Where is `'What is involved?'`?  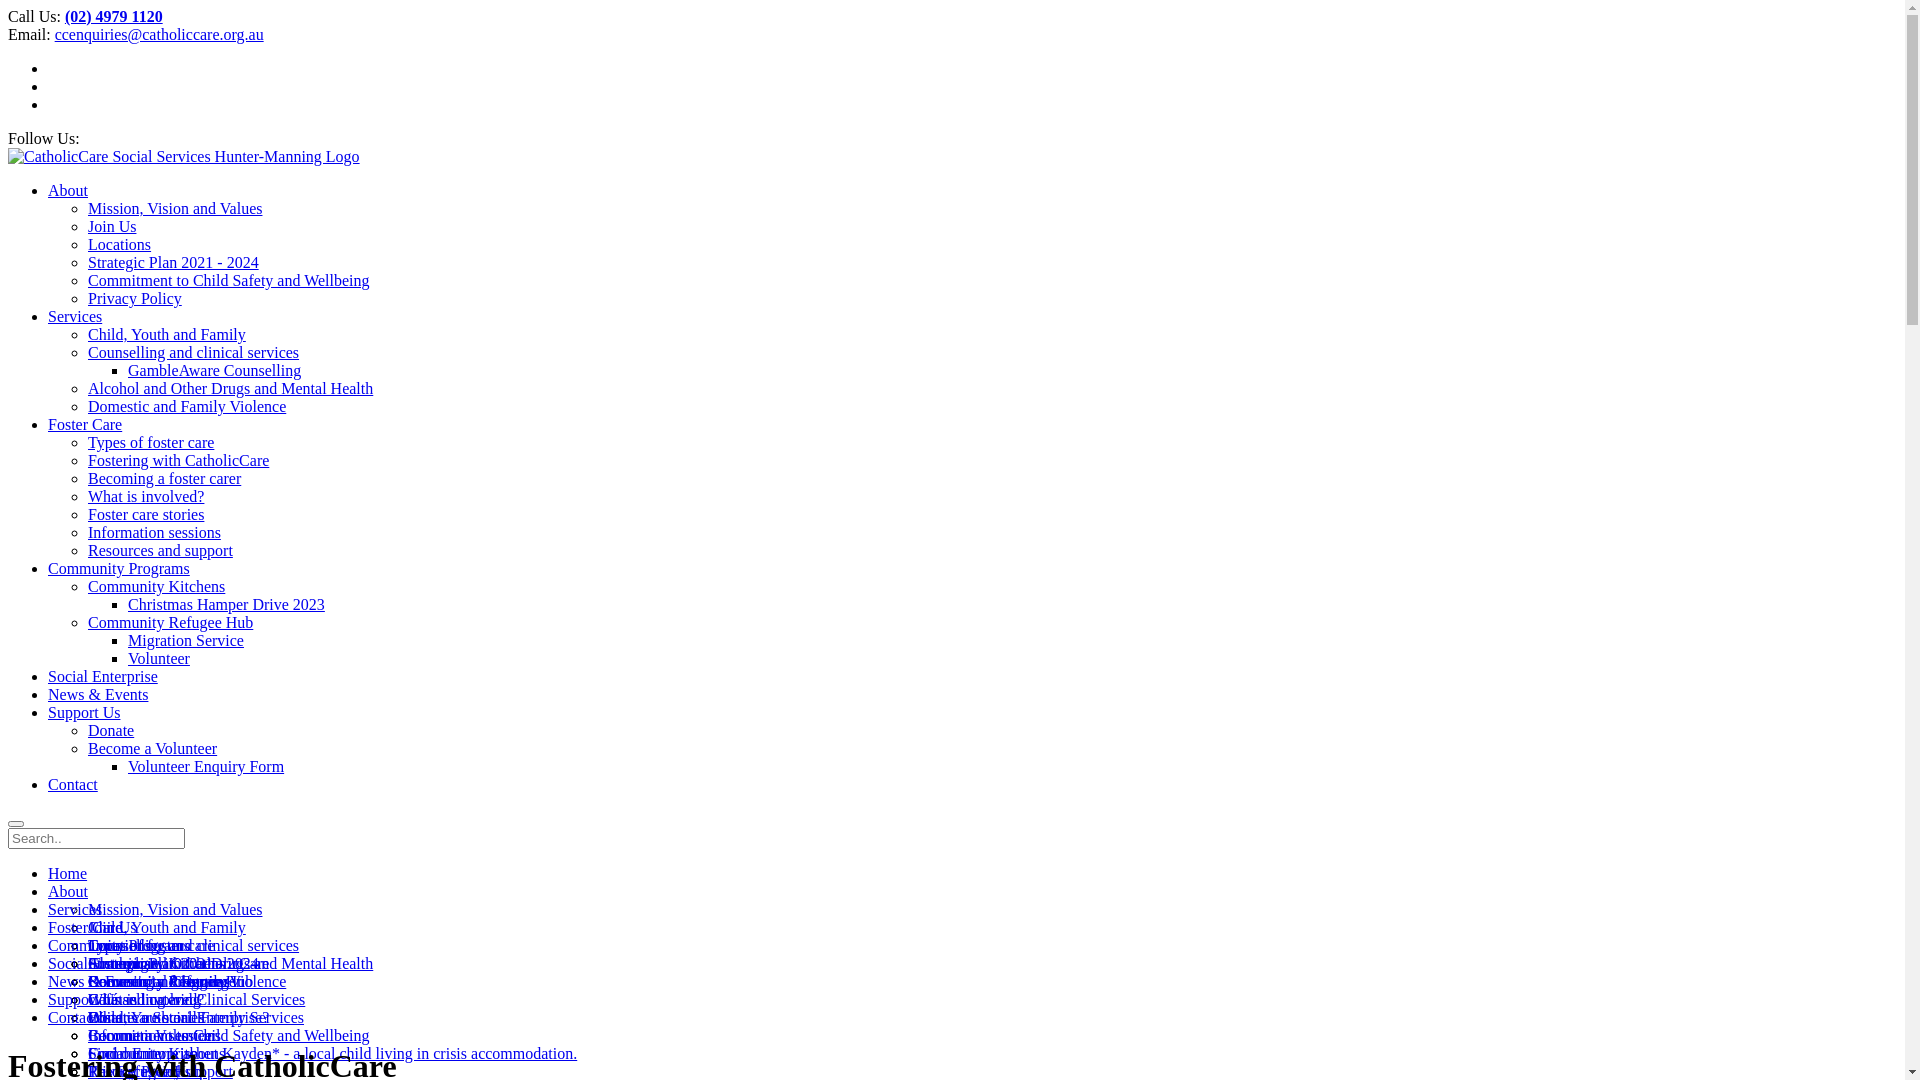
'What is involved?' is located at coordinates (144, 495).